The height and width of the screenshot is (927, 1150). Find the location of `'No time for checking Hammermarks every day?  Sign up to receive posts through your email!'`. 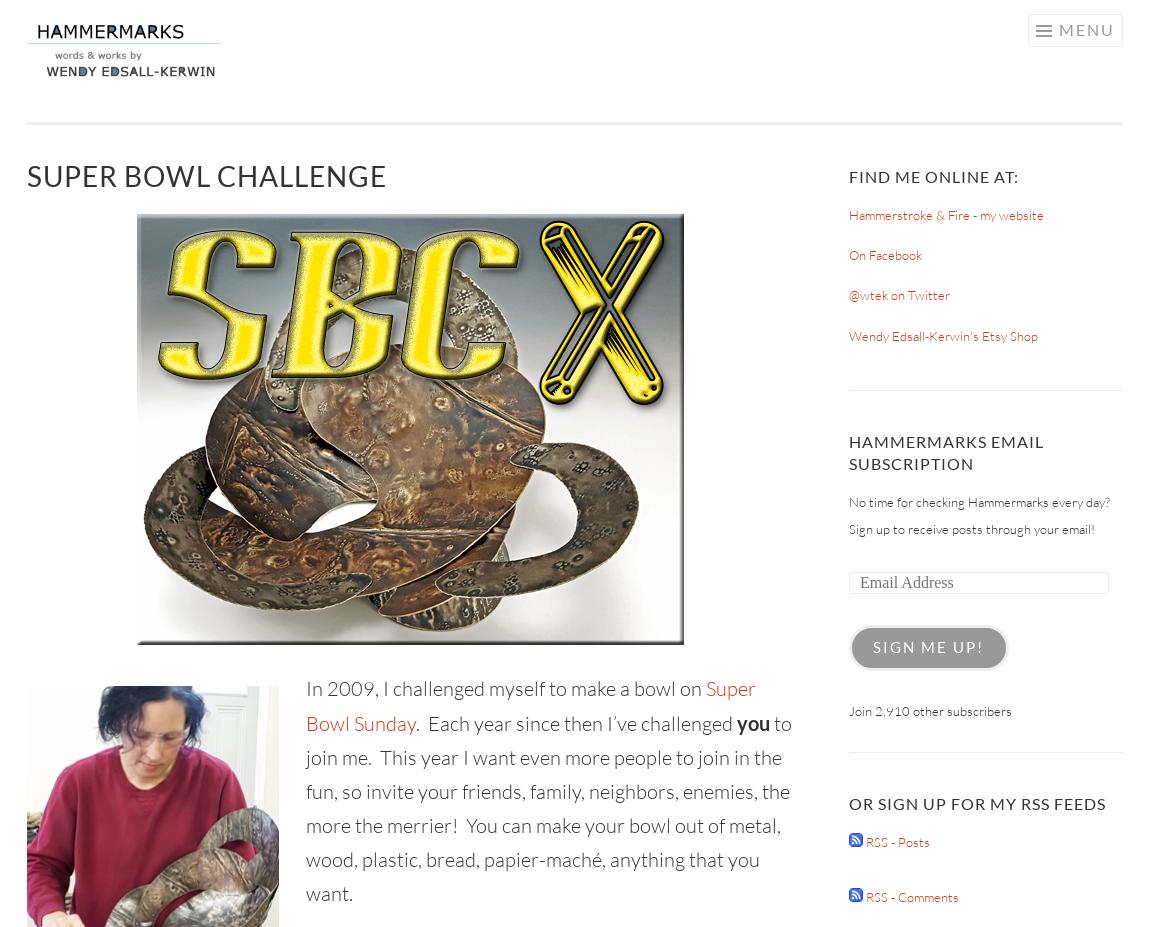

'No time for checking Hammermarks every day?  Sign up to receive posts through your email!' is located at coordinates (979, 515).